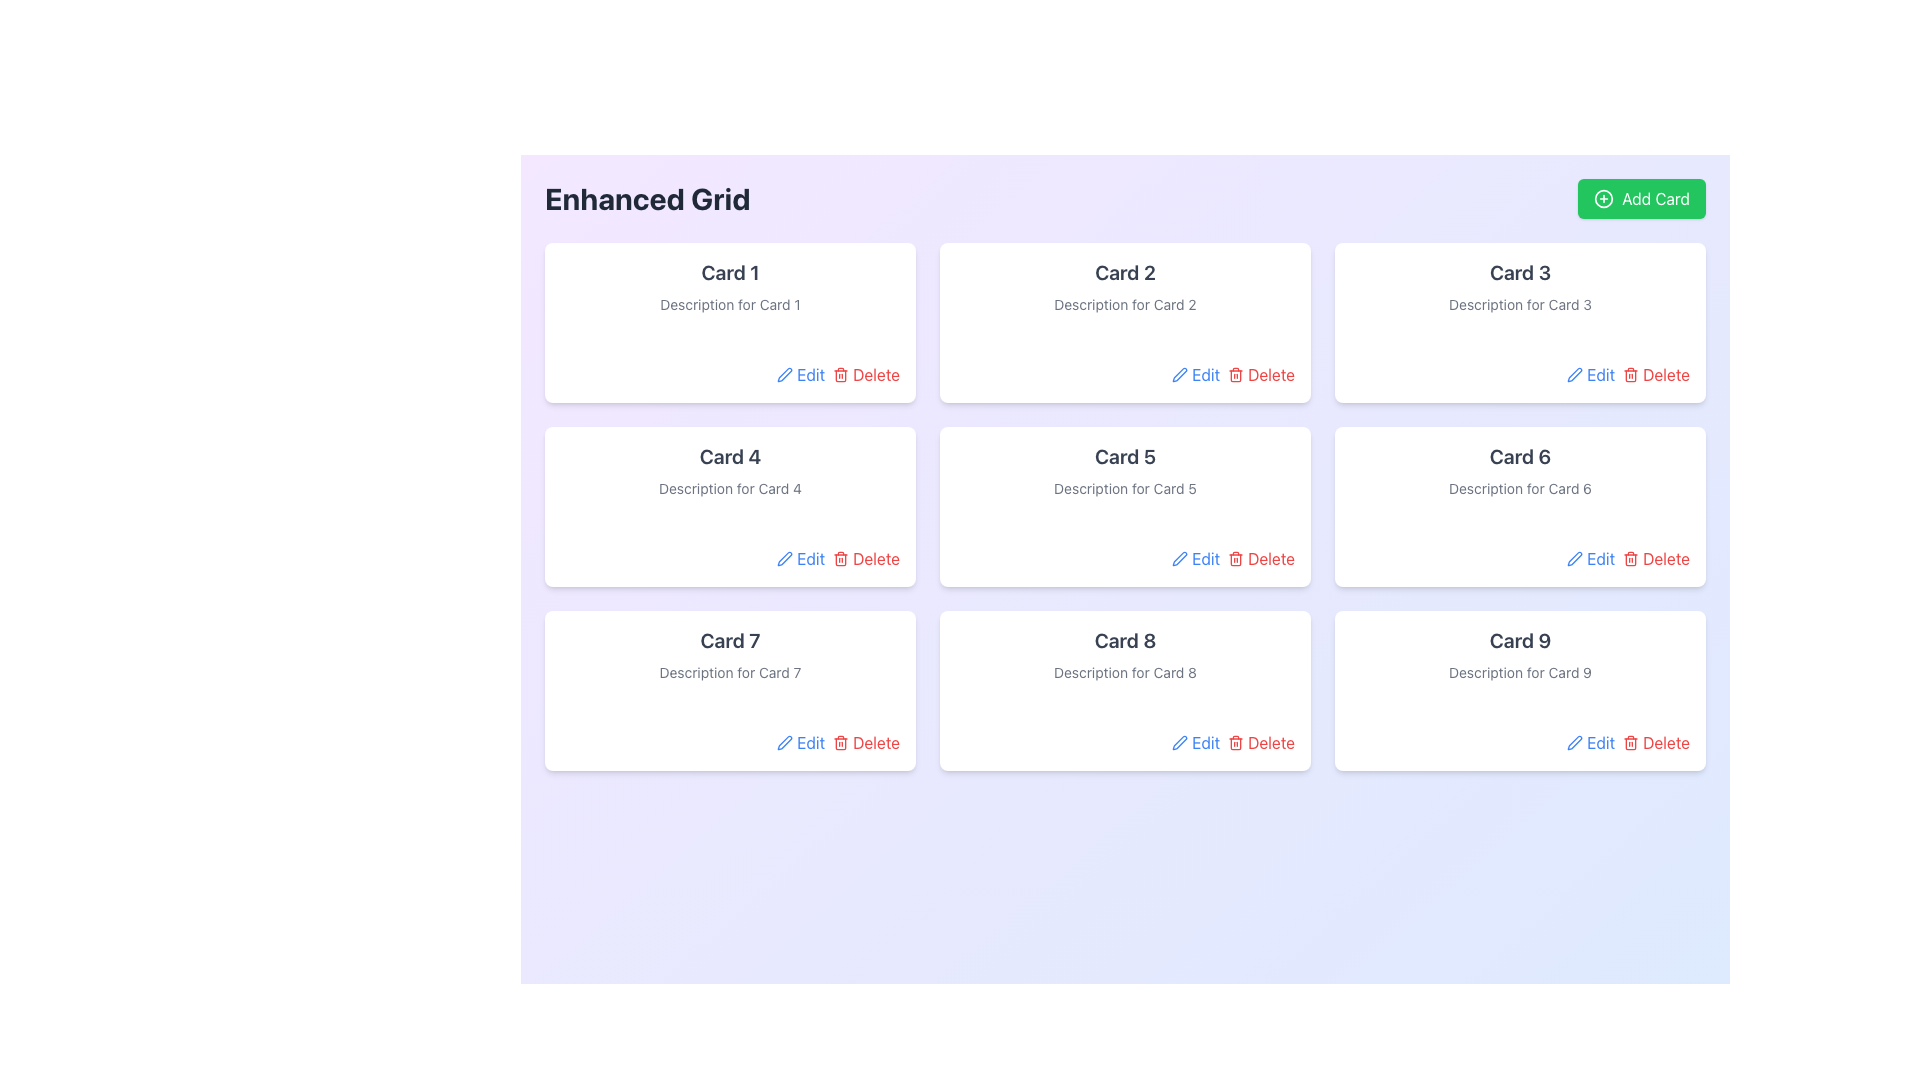 This screenshot has height=1080, width=1920. Describe the element at coordinates (1520, 640) in the screenshot. I see `the text label reading 'Card 9', which is in bold and large font style, located at the top of the ninth card in a grid layout` at that location.